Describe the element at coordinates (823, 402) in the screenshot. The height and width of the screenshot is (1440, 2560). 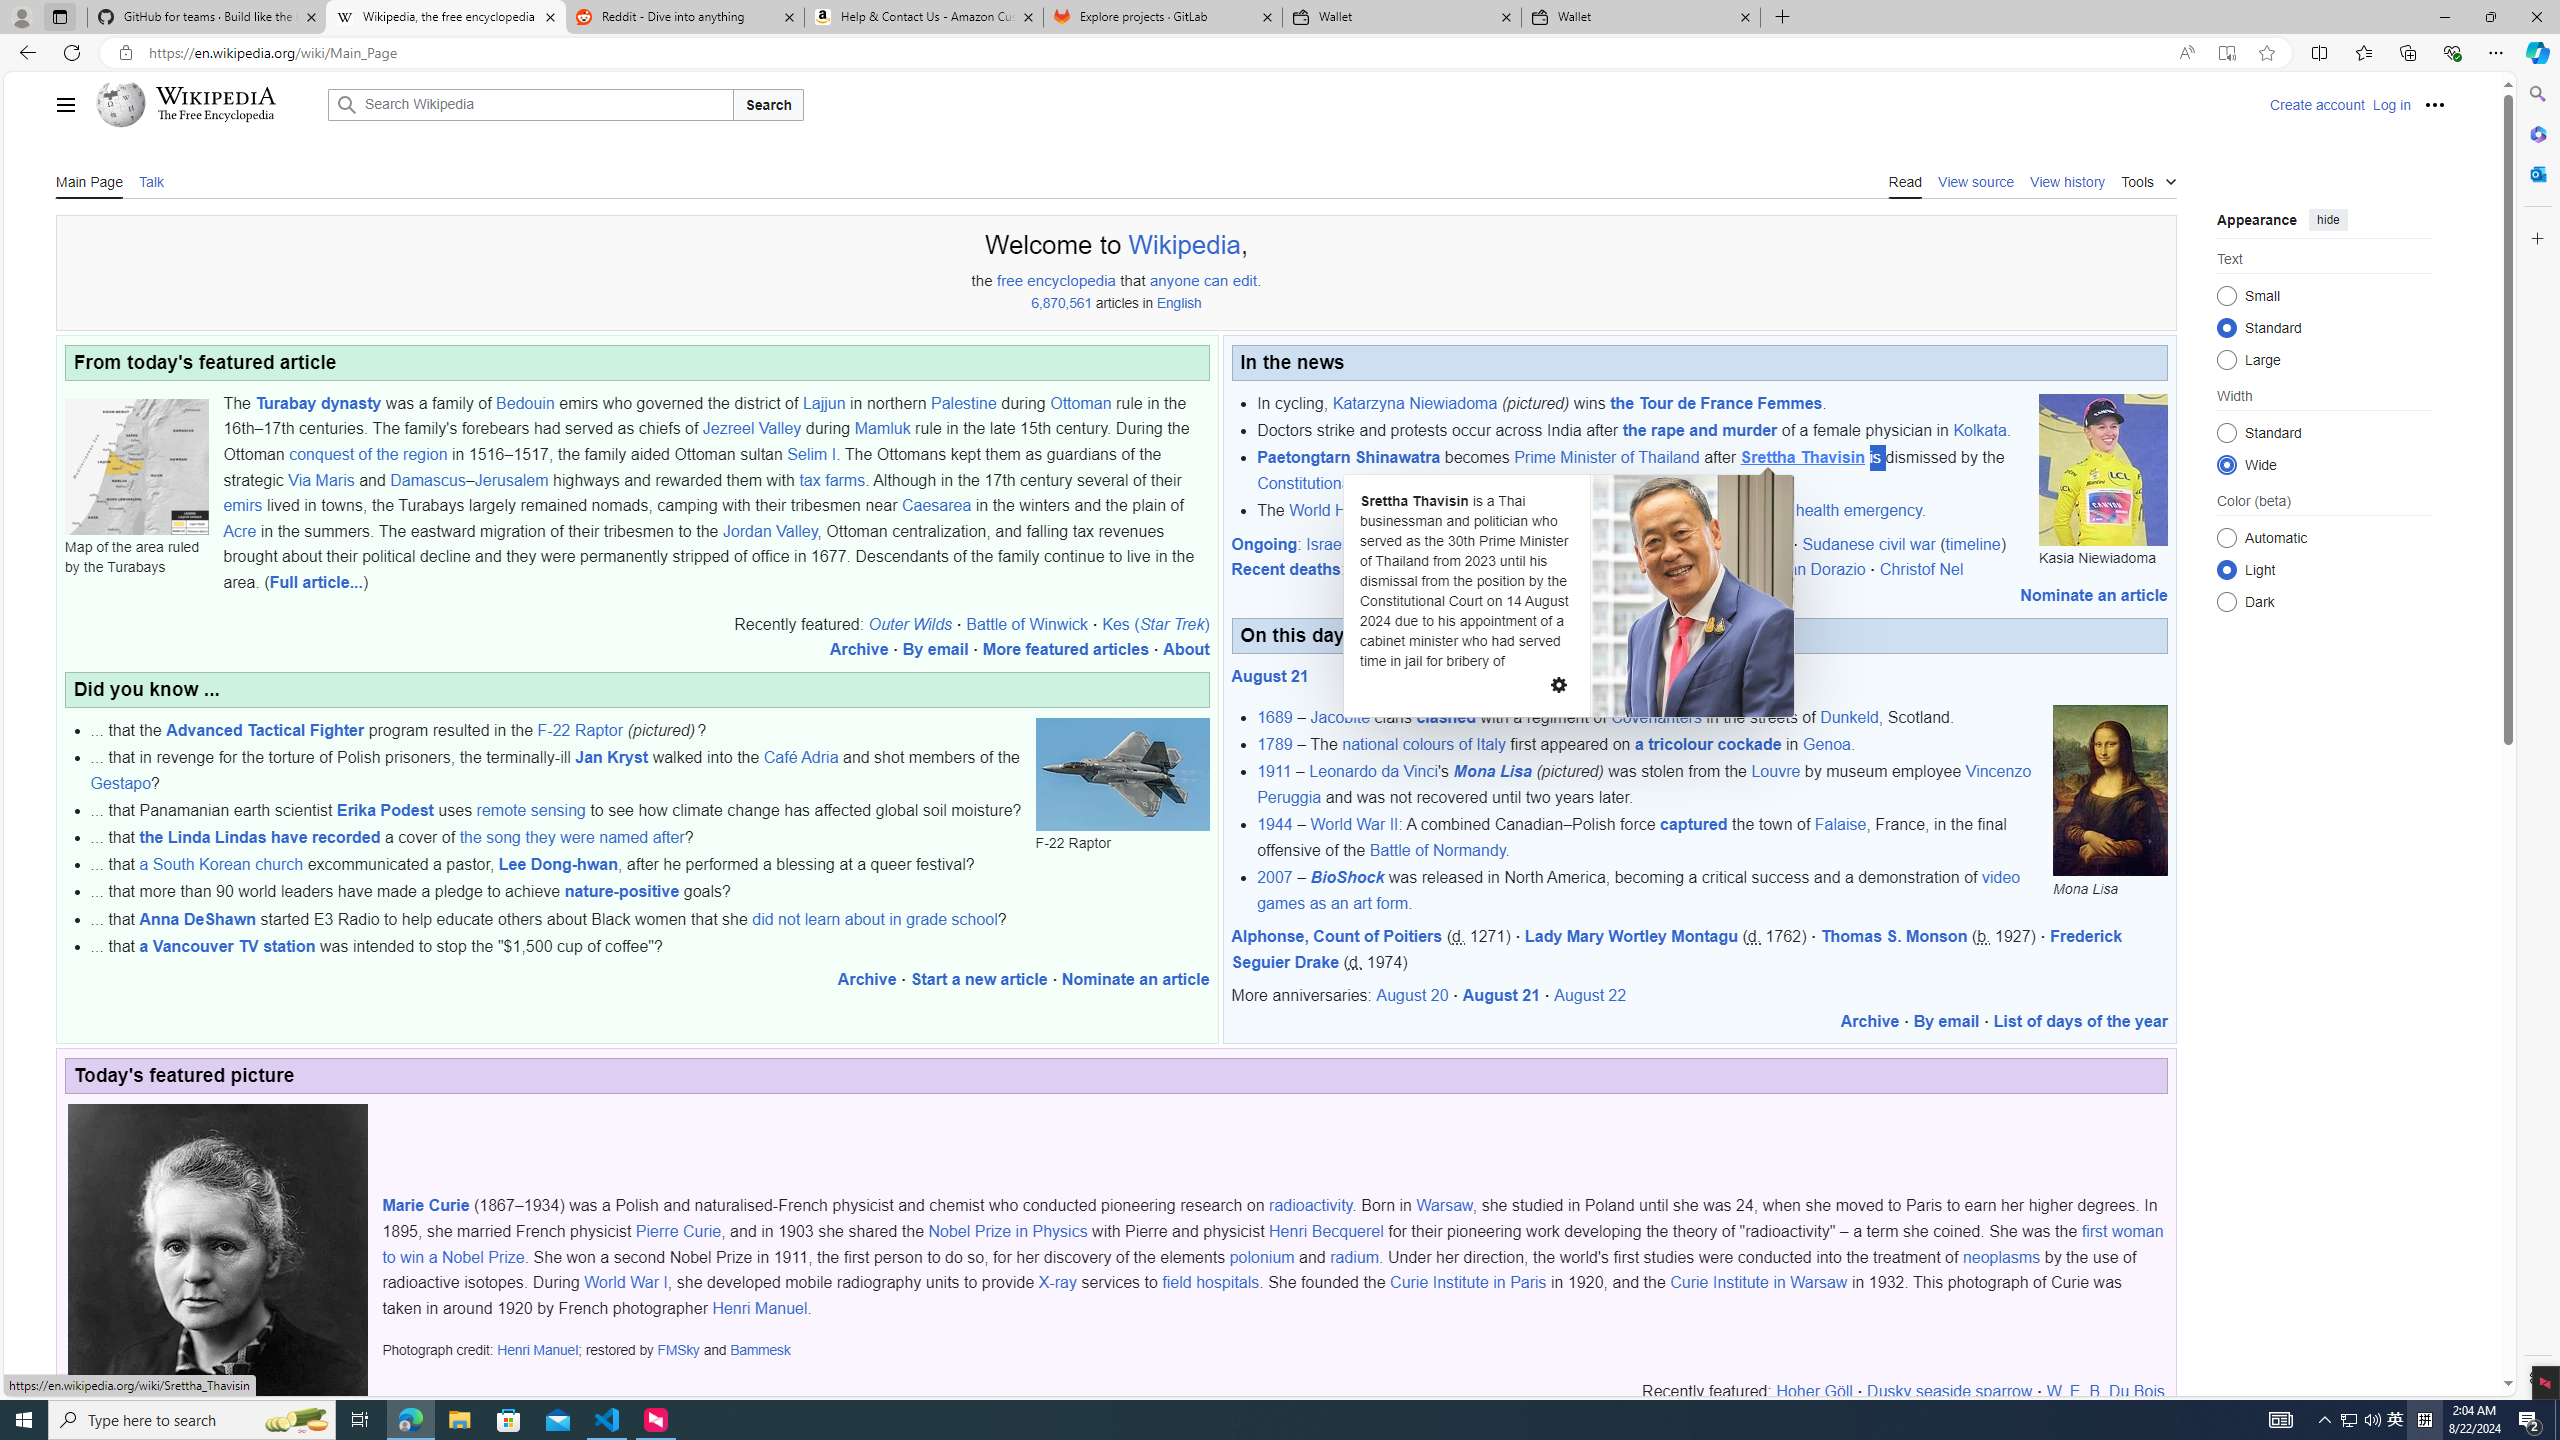
I see `'Lajjun'` at that location.